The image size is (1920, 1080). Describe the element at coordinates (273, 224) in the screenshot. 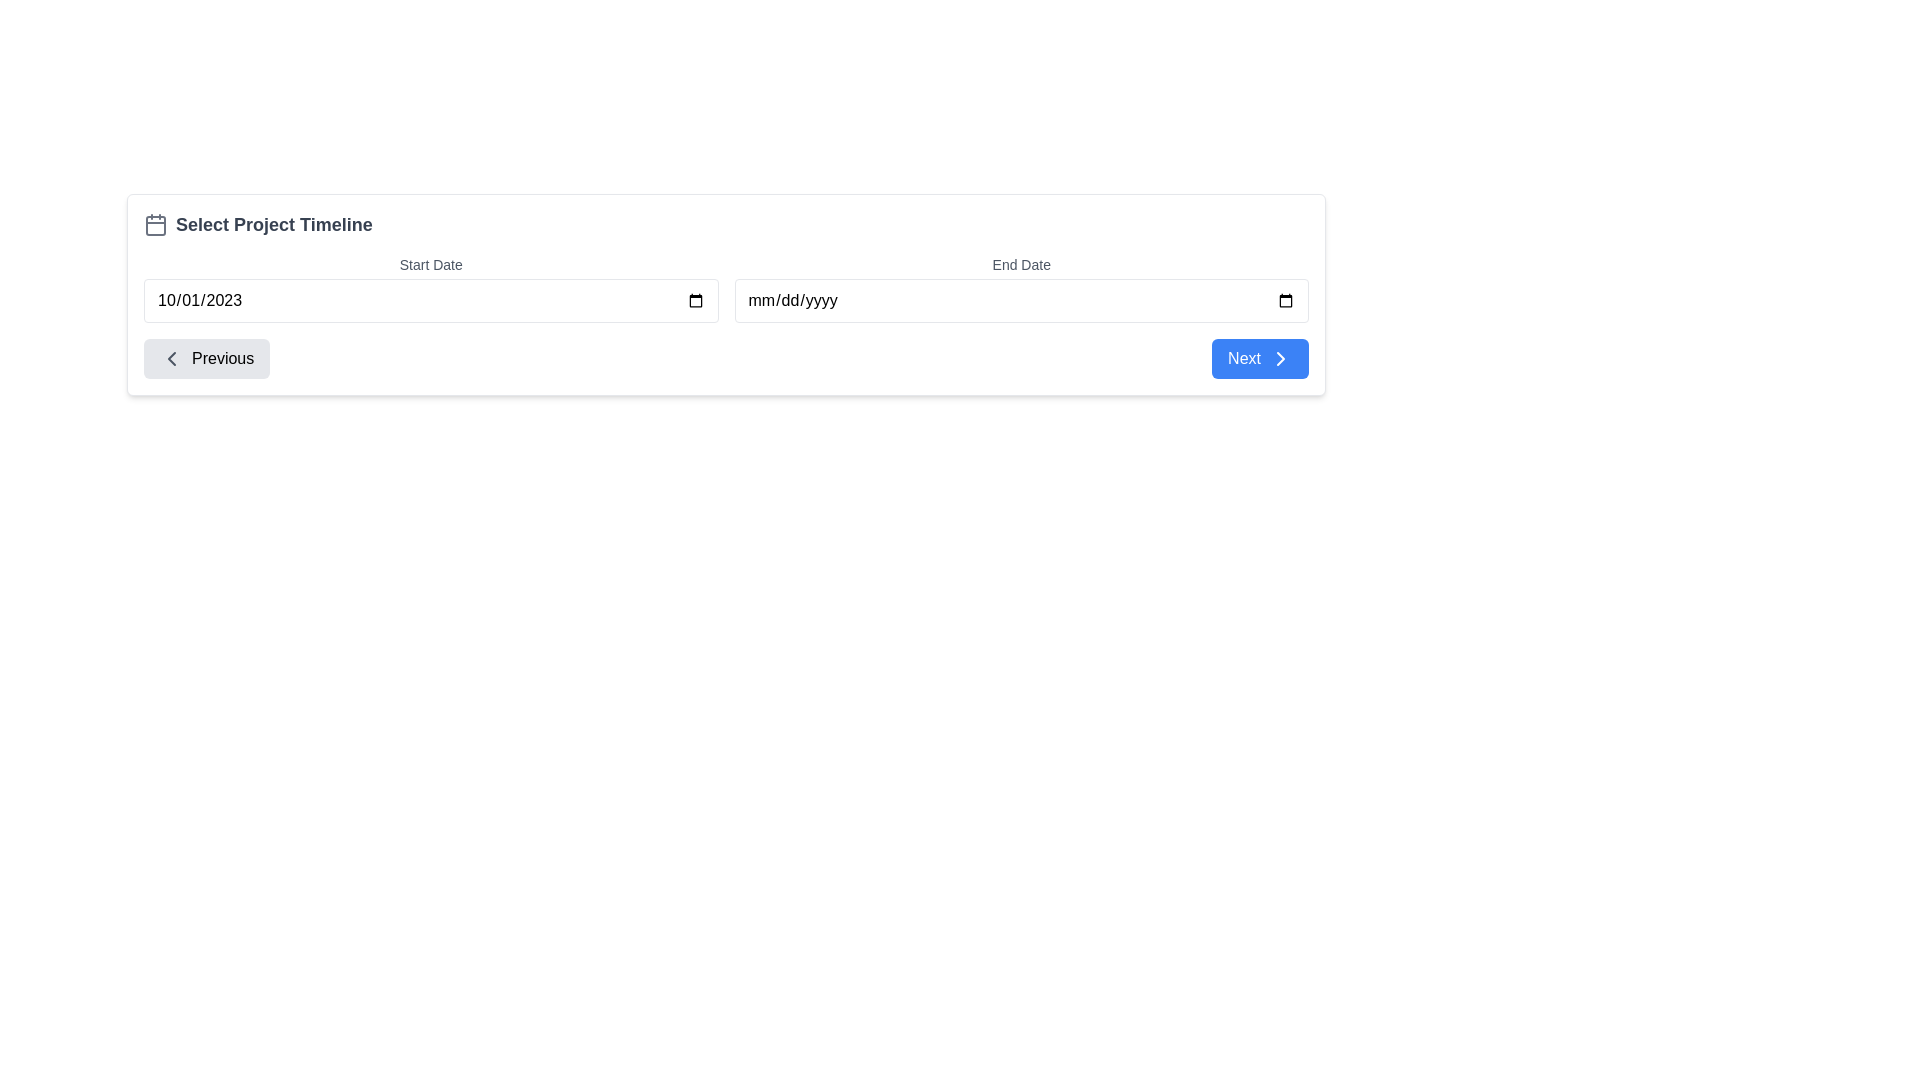

I see `the static text label displaying 'Select Project Timeline', which is a bold, large gray font aligned with section headings, located in the top-left corner of the form section` at that location.